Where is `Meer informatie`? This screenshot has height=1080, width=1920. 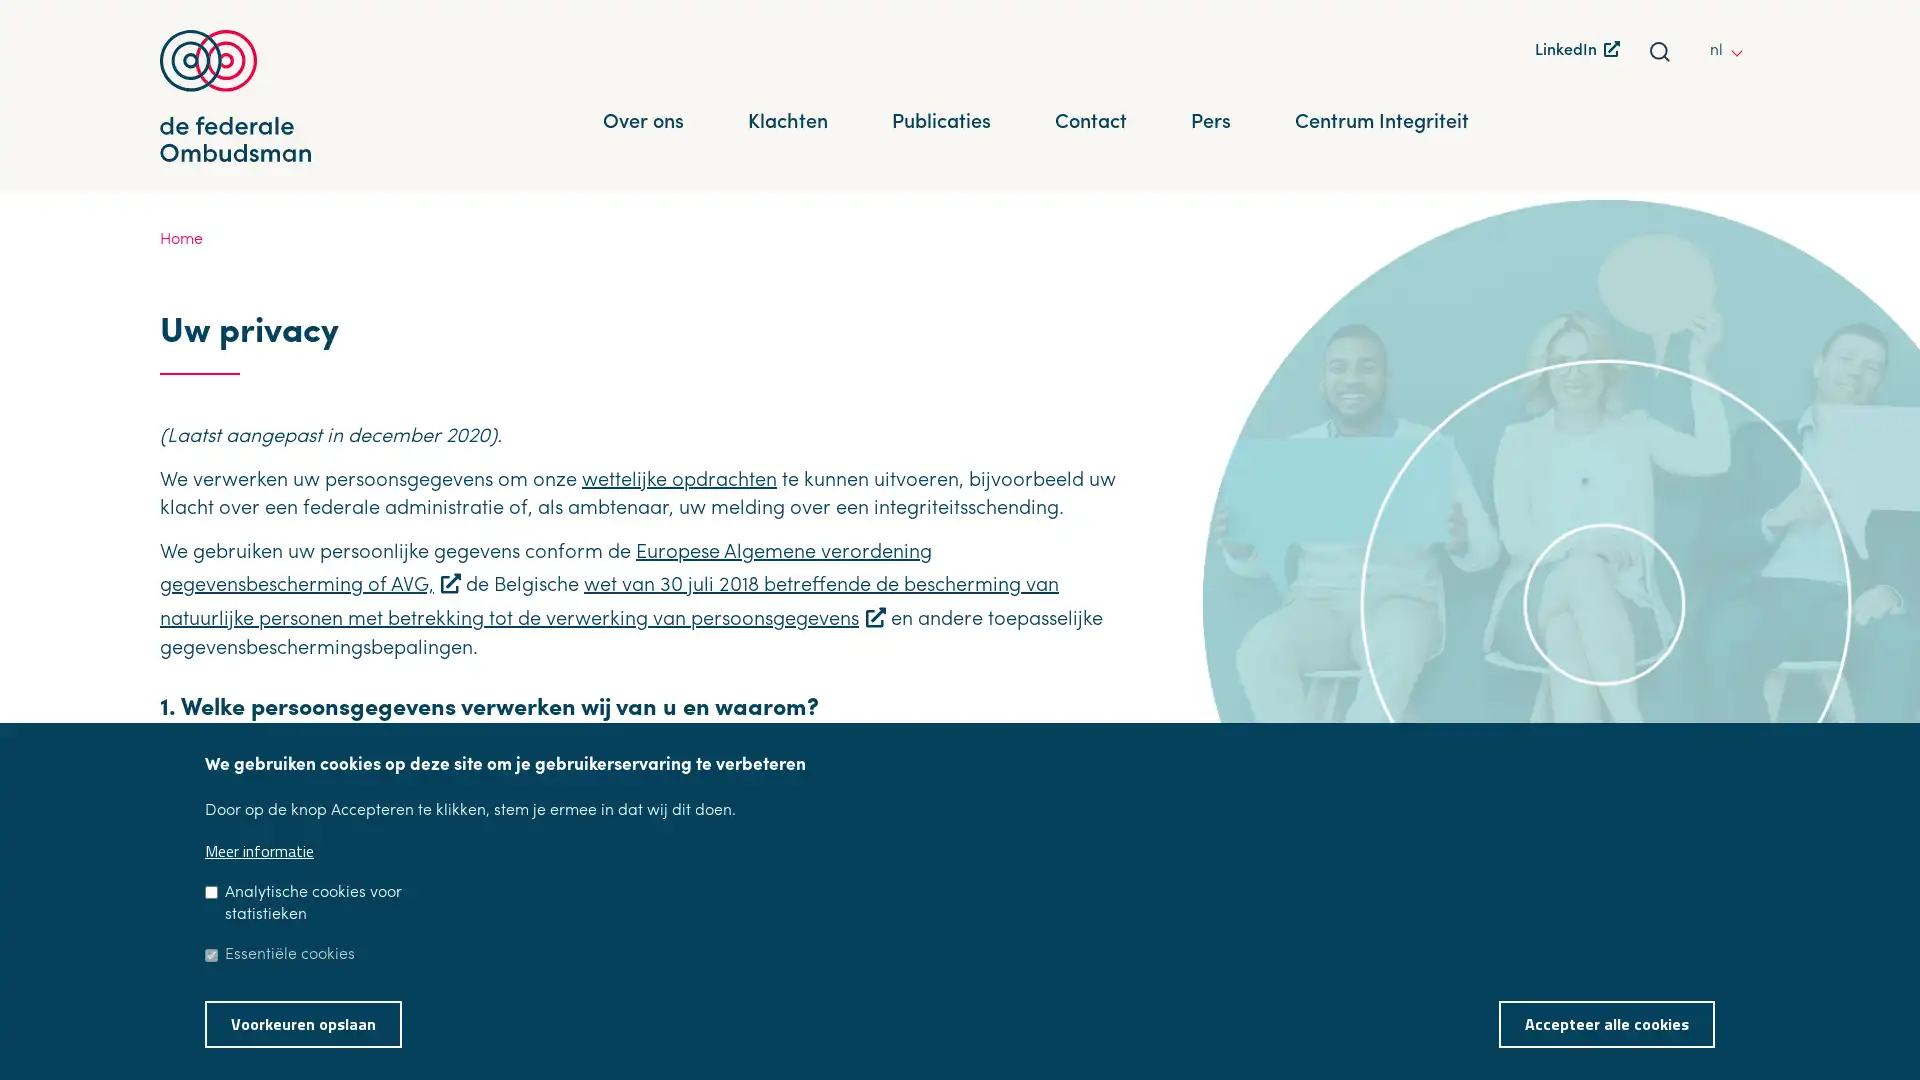 Meer informatie is located at coordinates (258, 851).